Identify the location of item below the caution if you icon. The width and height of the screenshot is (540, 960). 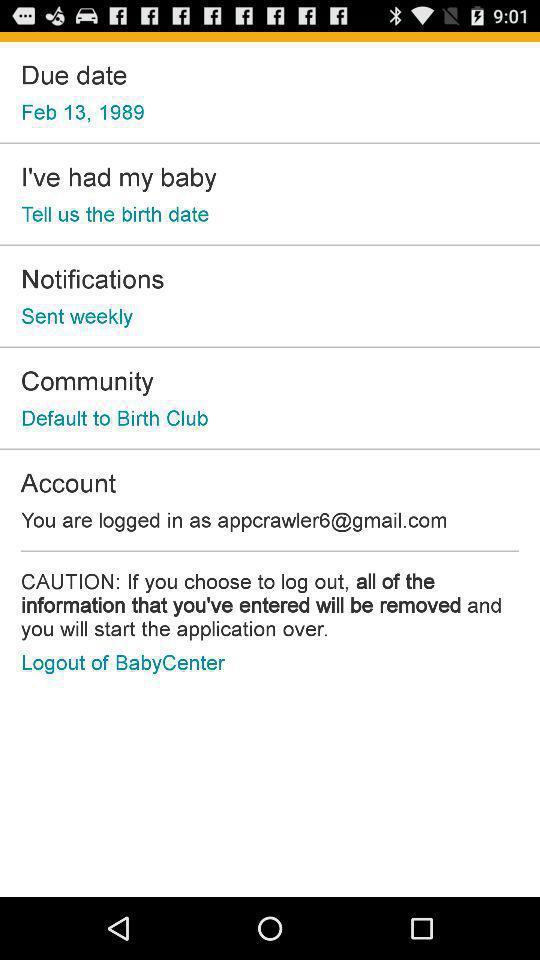
(123, 662).